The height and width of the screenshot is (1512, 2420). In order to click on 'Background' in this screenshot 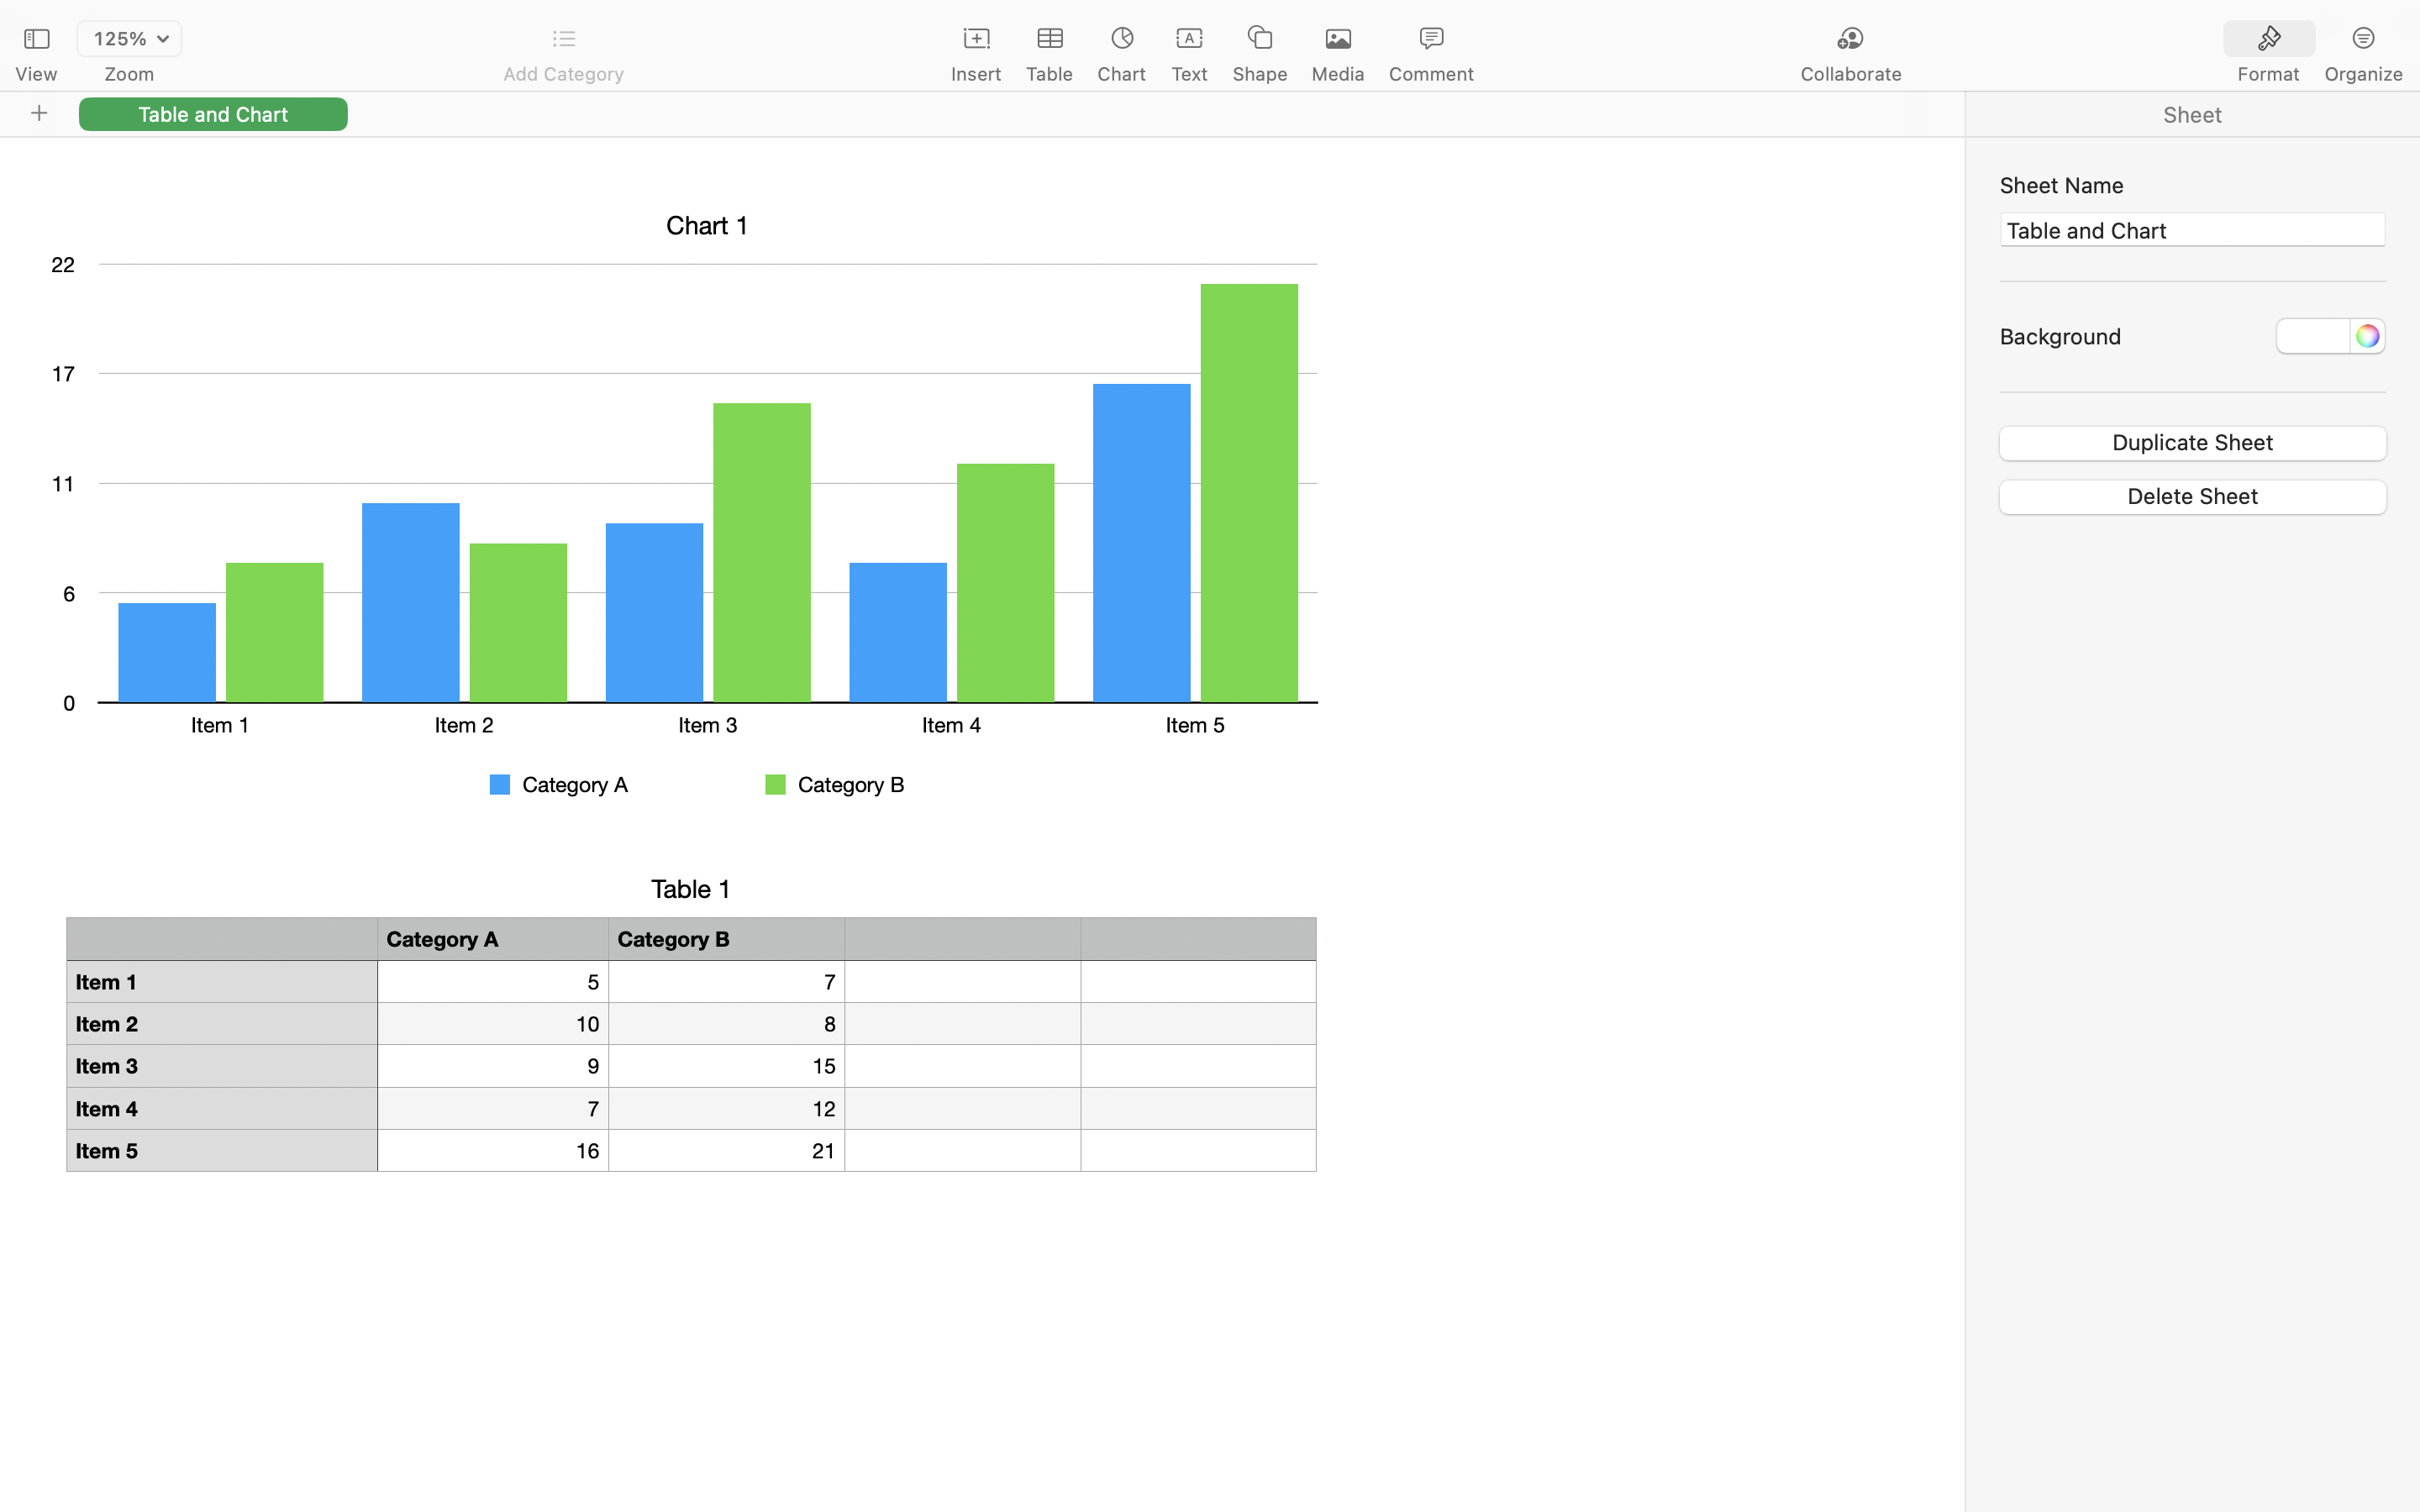, I will do `click(2060, 334)`.